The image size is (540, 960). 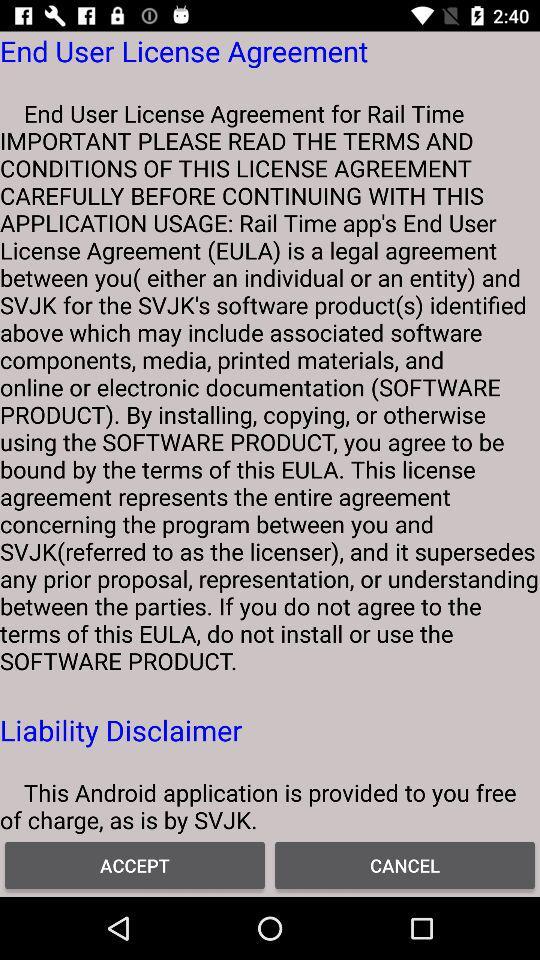 What do you see at coordinates (405, 864) in the screenshot?
I see `button to the right of the accept icon` at bounding box center [405, 864].